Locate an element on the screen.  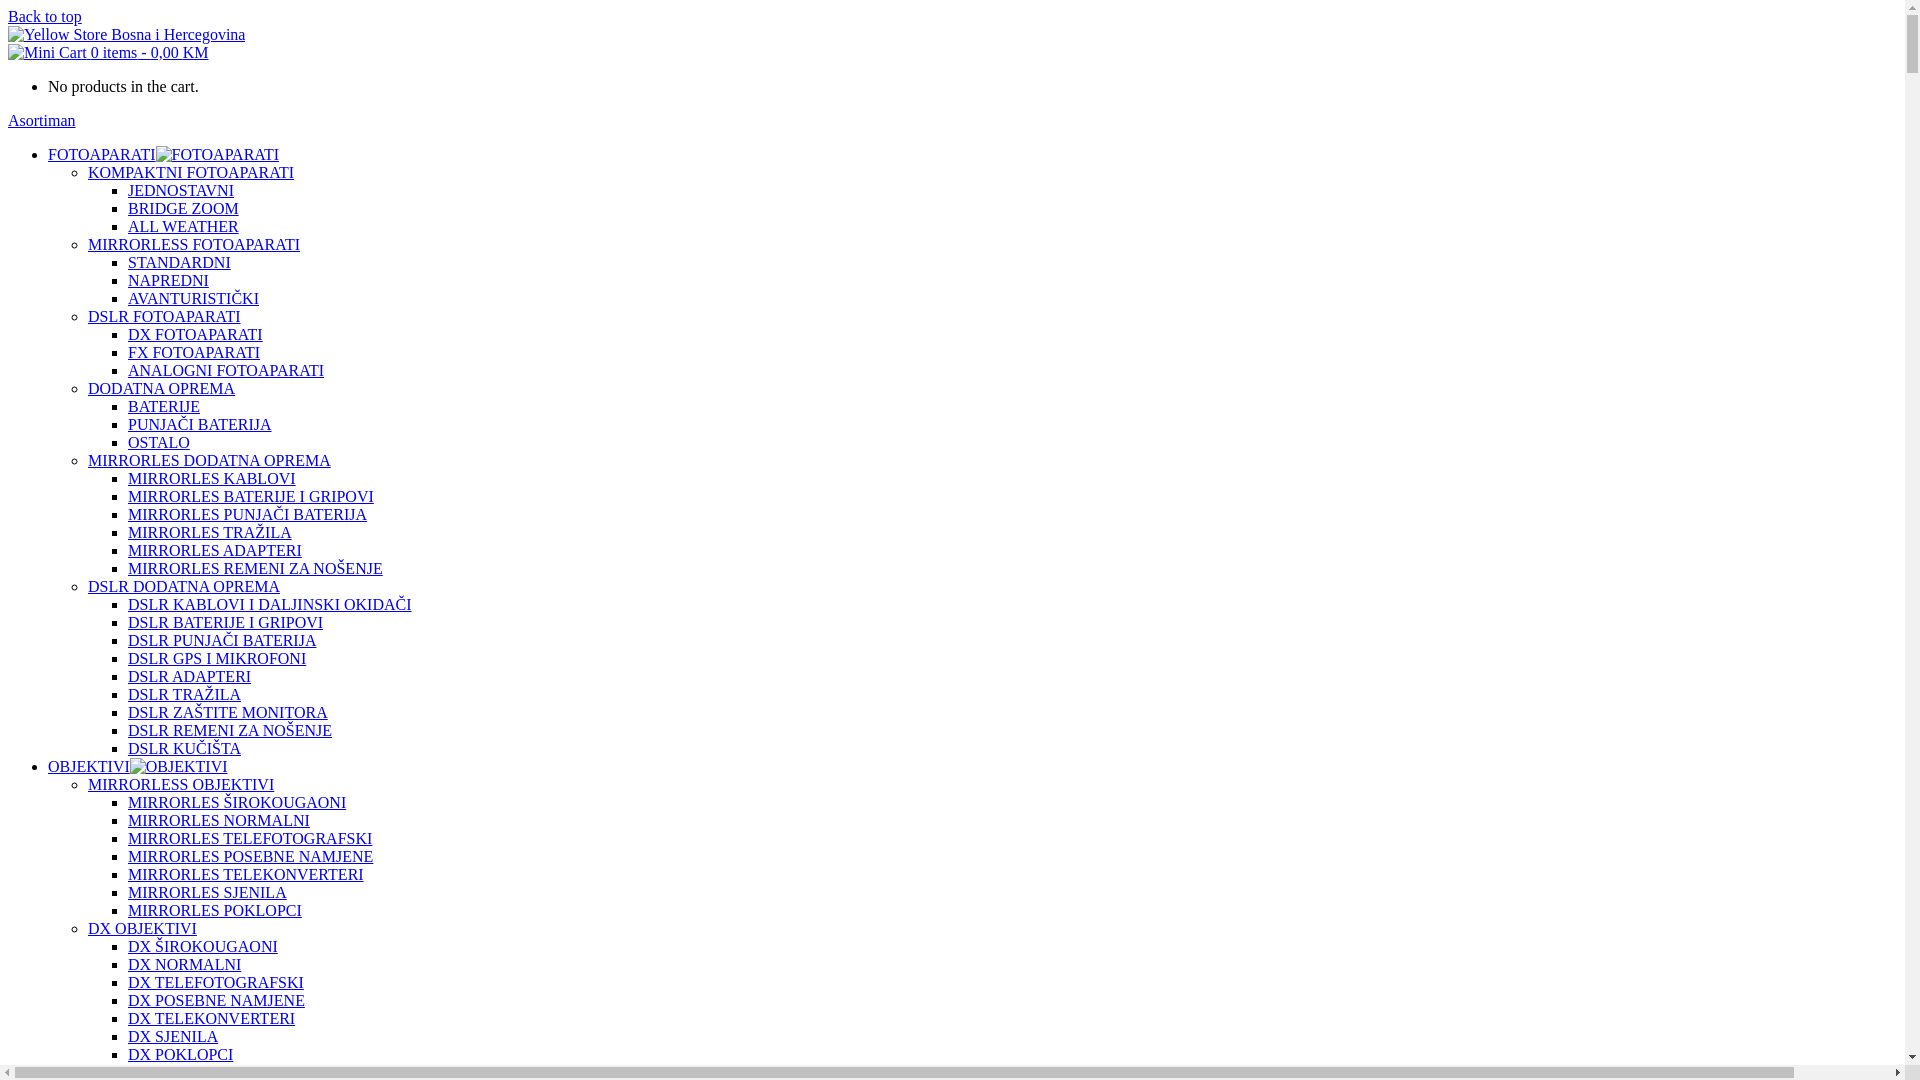
'Back to top' is located at coordinates (44, 16).